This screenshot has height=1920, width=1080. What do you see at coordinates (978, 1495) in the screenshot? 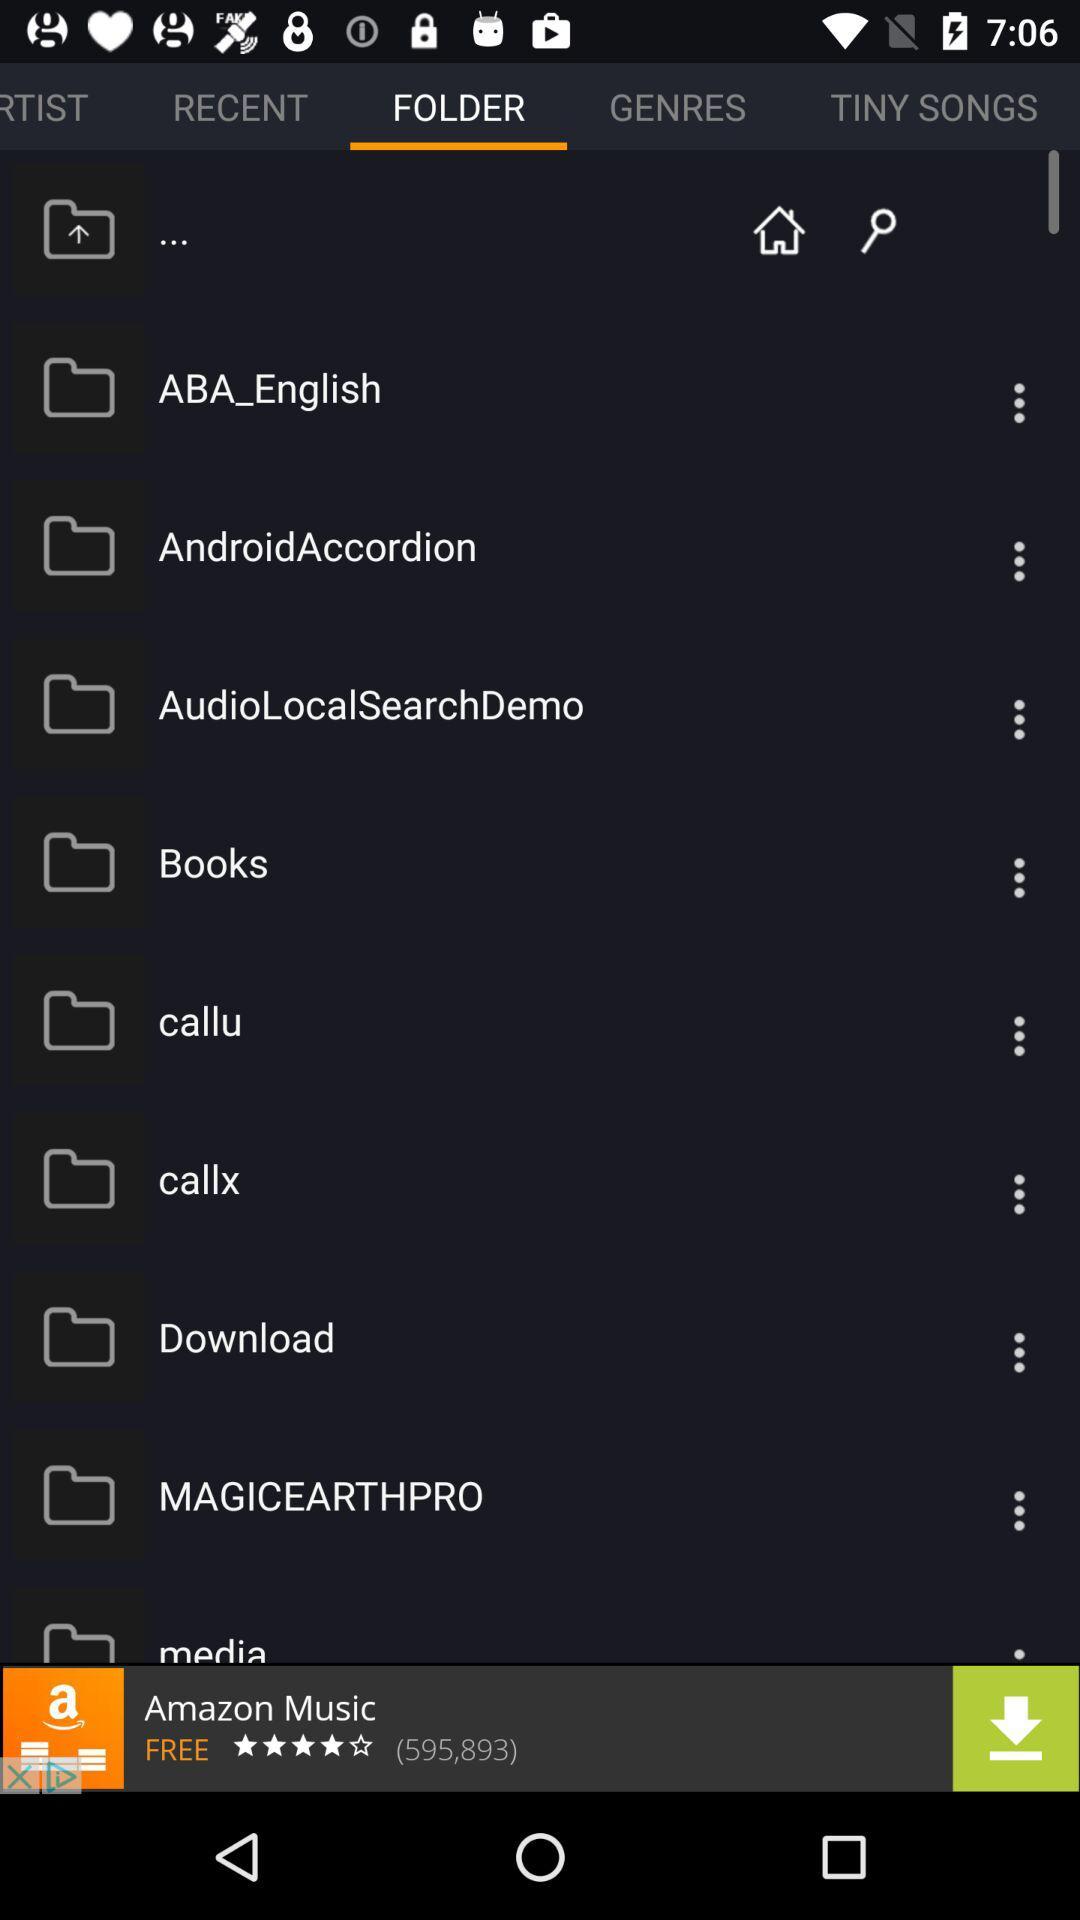
I see `open folder options` at bounding box center [978, 1495].